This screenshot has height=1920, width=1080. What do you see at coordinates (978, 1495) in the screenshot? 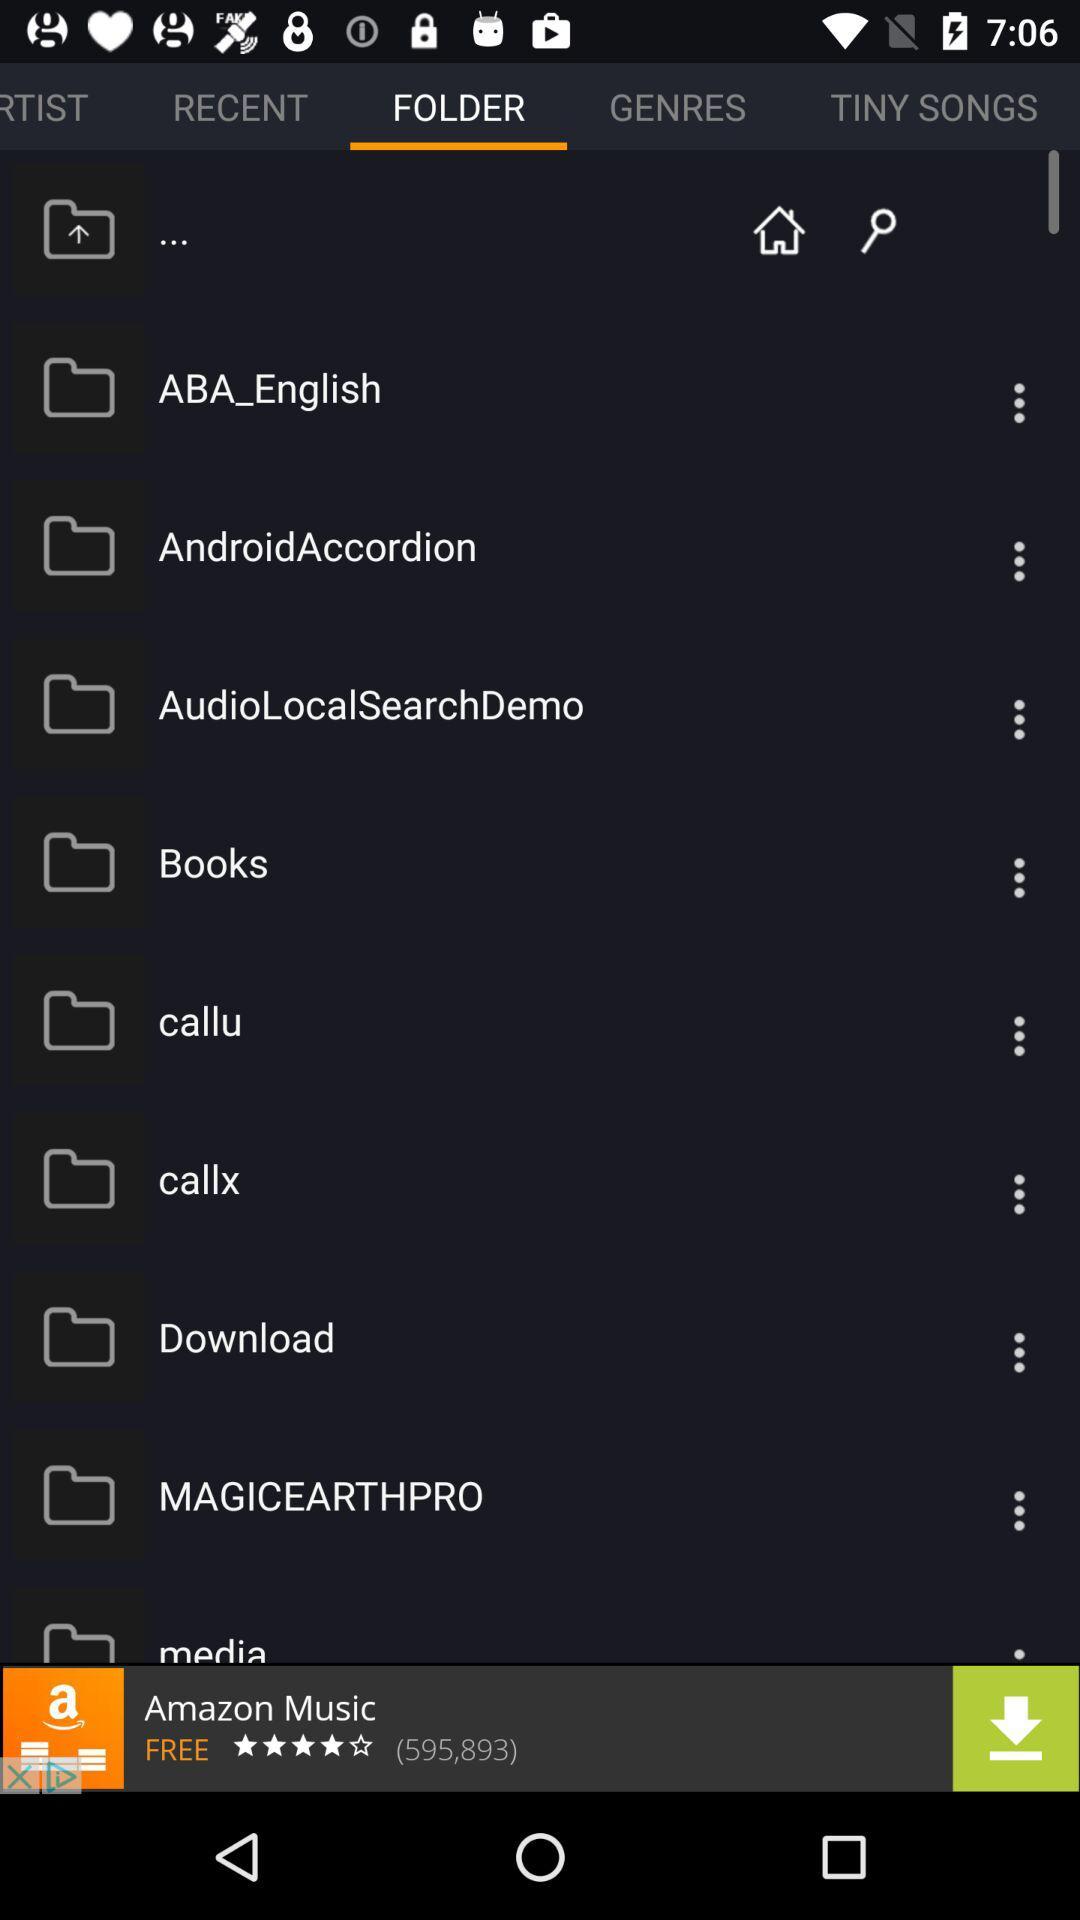
I see `open folder options` at bounding box center [978, 1495].